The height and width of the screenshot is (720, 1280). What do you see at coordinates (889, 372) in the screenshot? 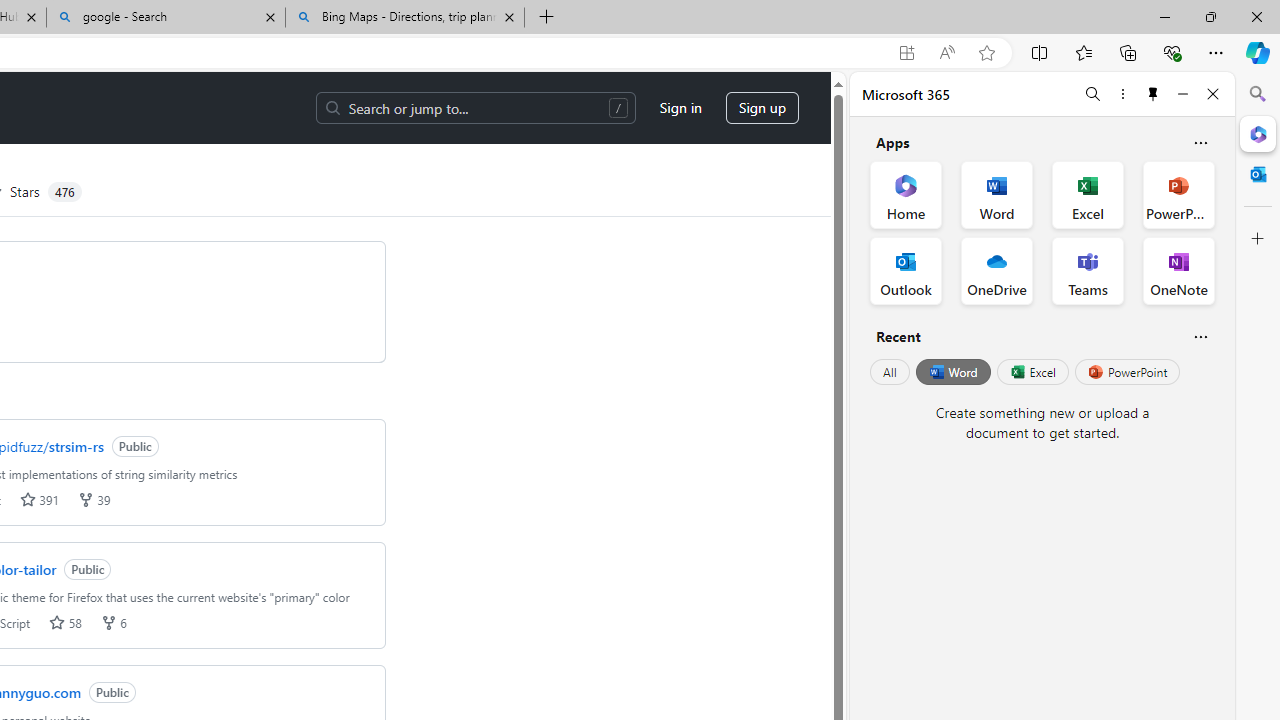
I see `'All'` at bounding box center [889, 372].